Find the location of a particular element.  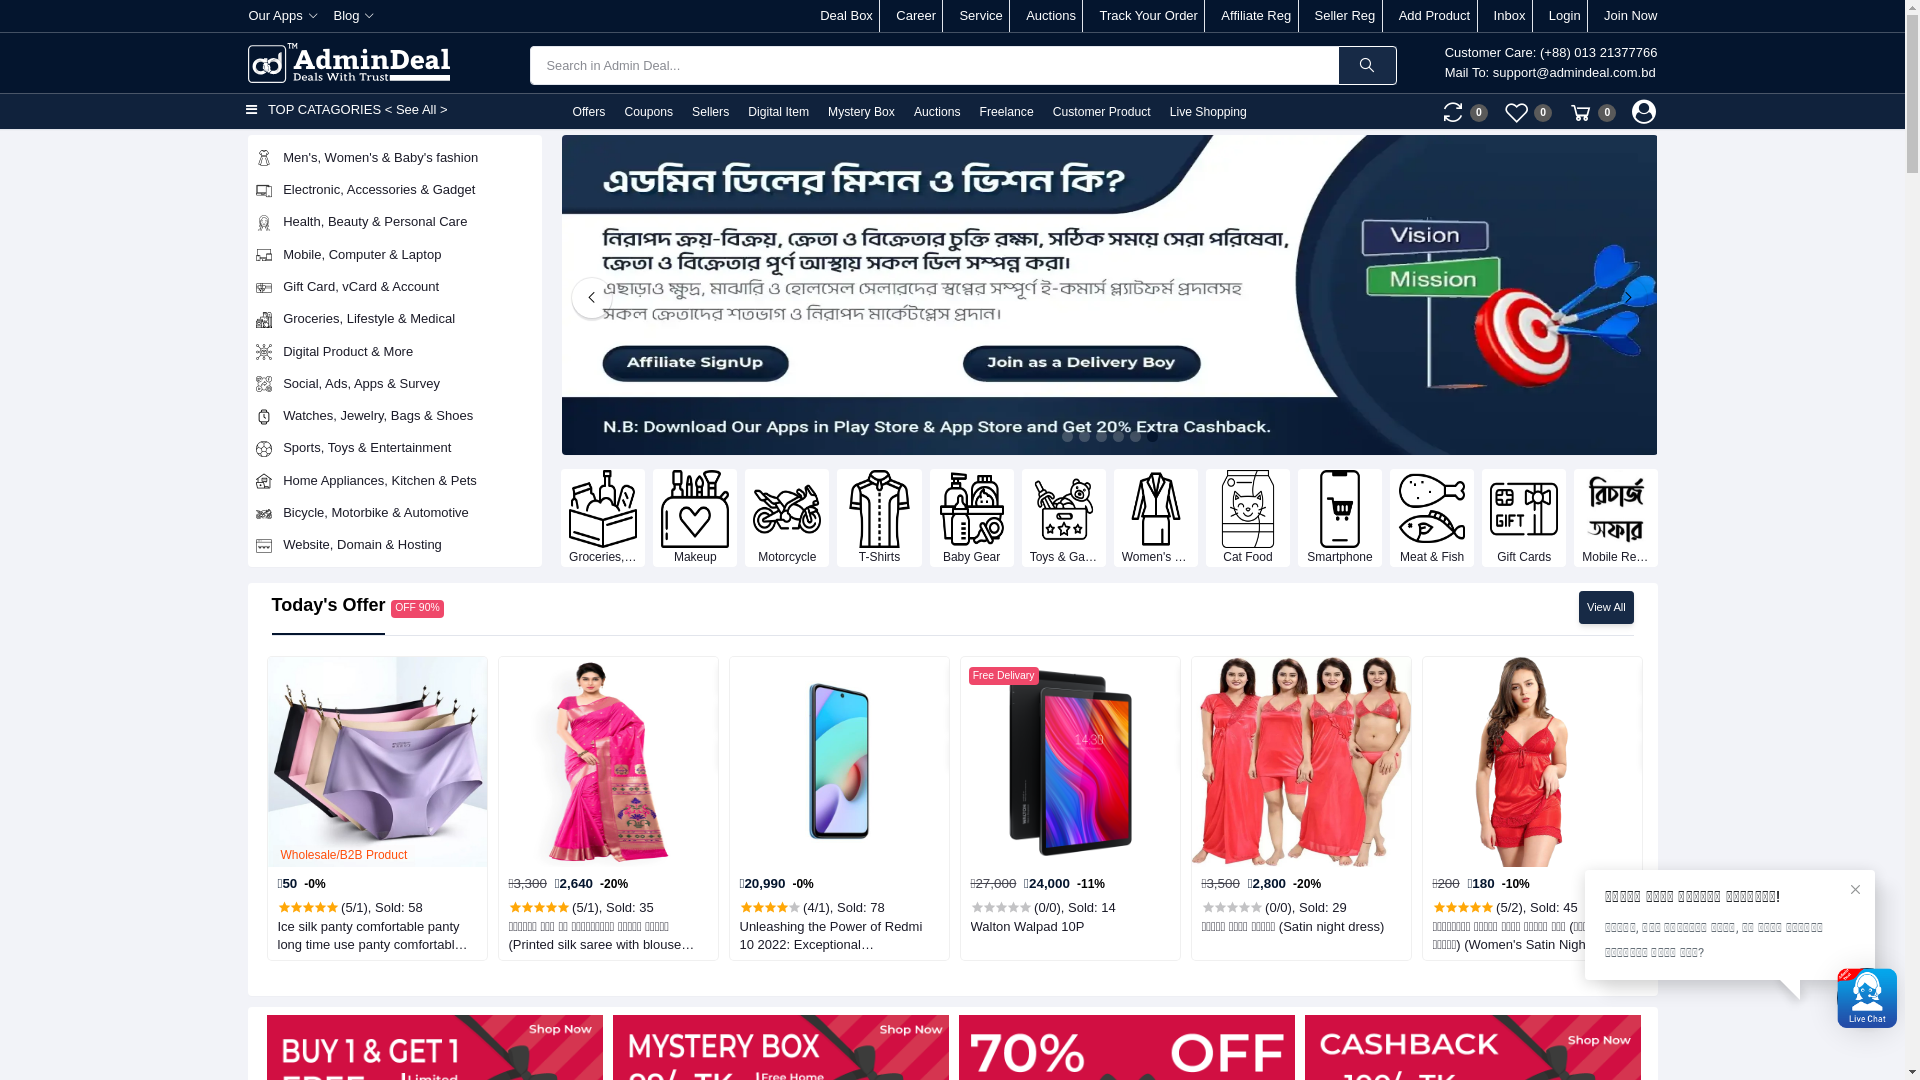

'Coupons' is located at coordinates (647, 111).